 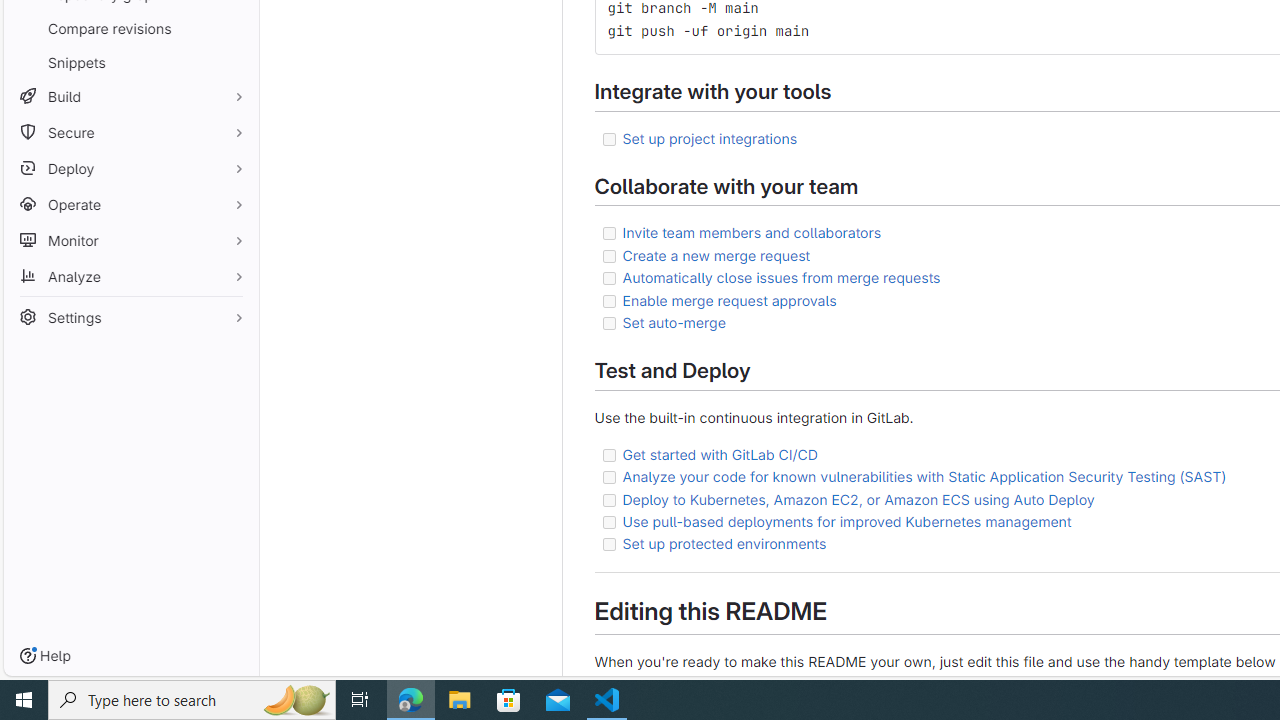 I want to click on 'Operate', so click(x=130, y=204).